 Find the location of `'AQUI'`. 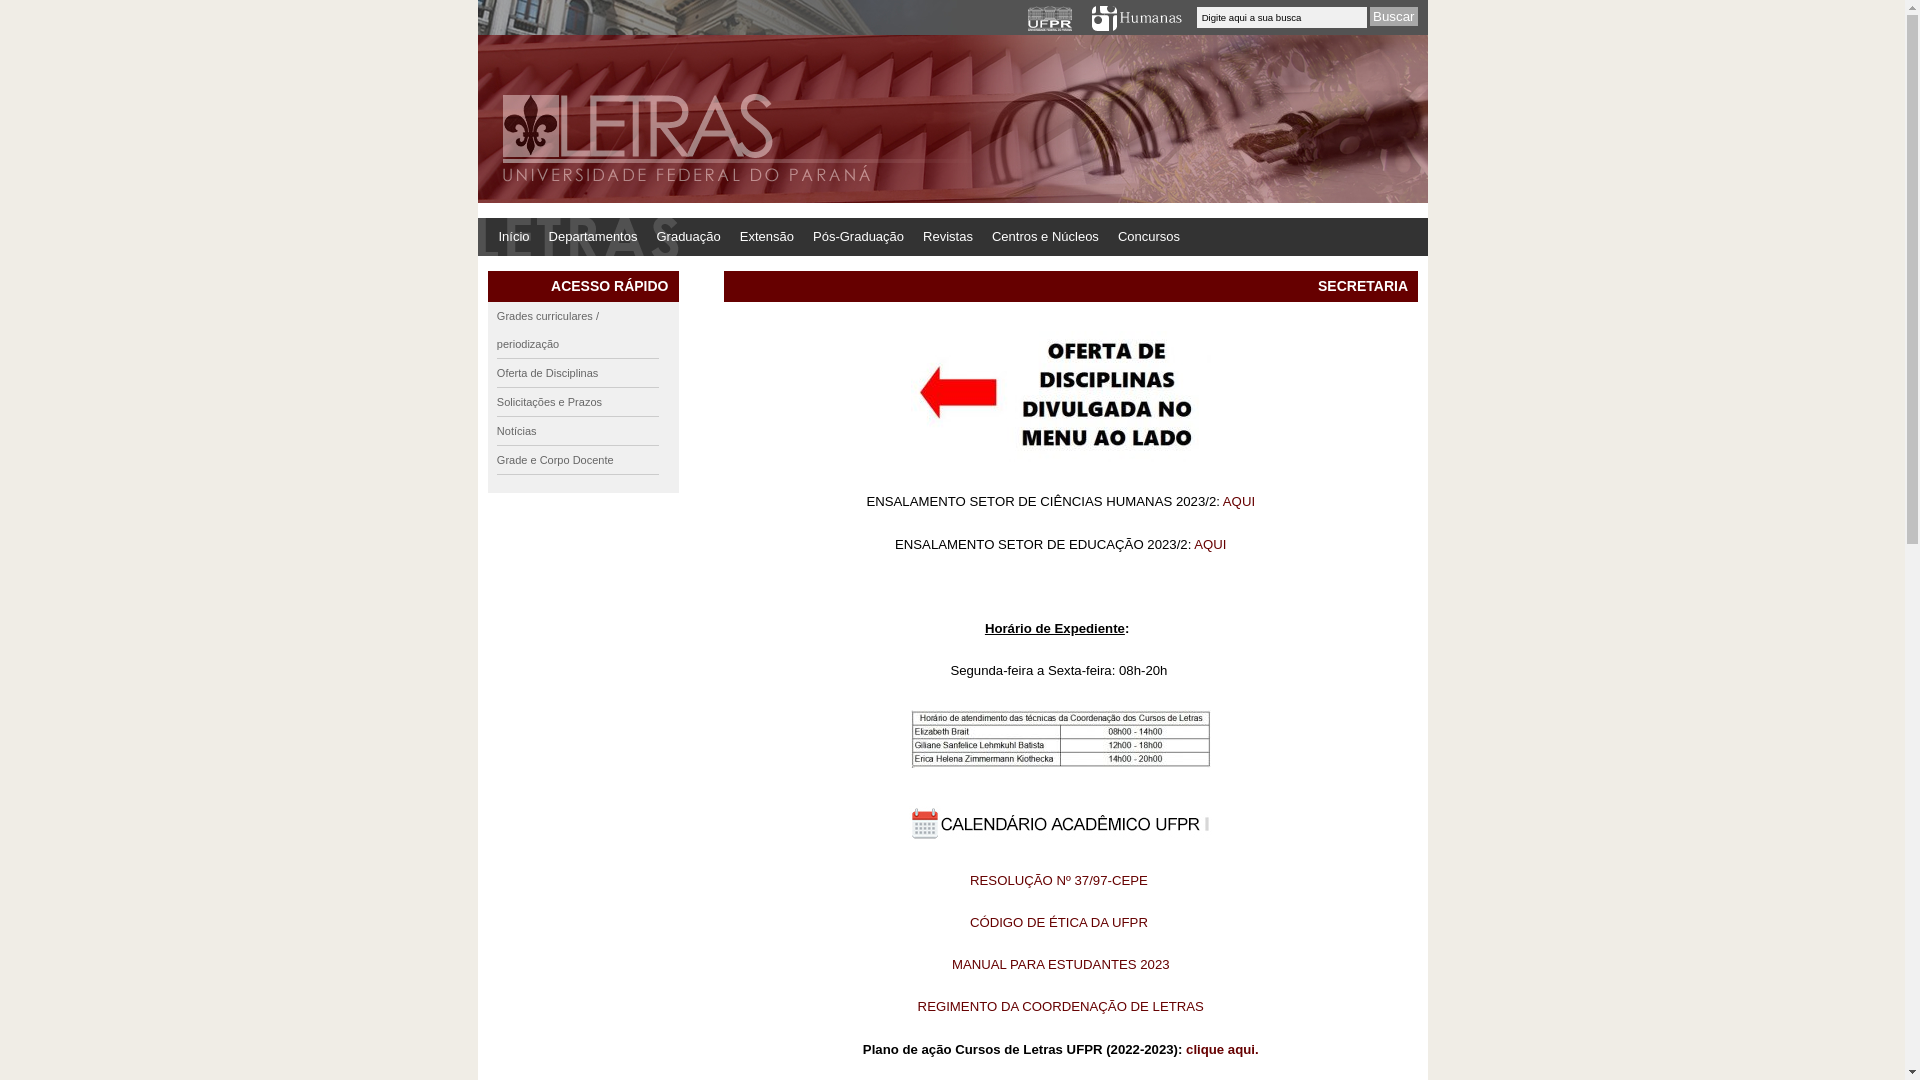

'AQUI' is located at coordinates (1208, 543).